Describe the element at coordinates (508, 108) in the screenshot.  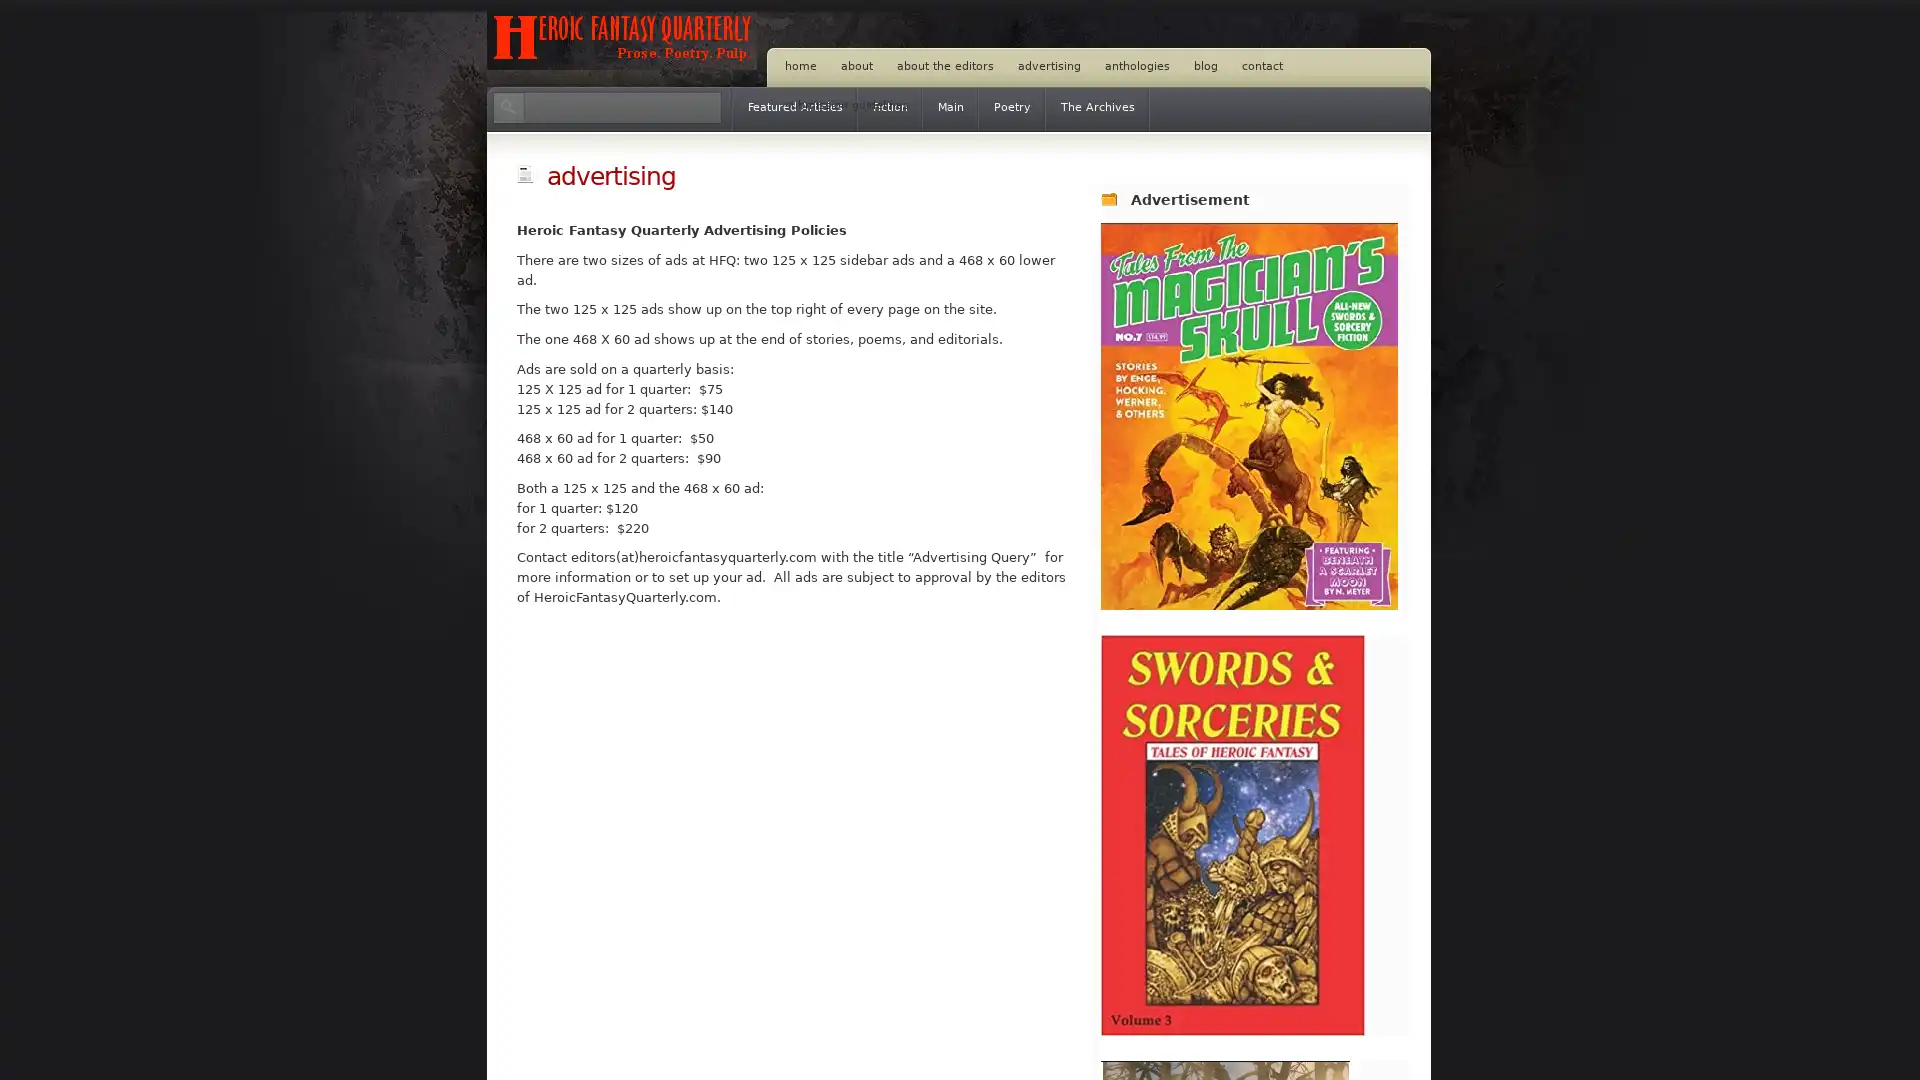
I see `Search` at that location.